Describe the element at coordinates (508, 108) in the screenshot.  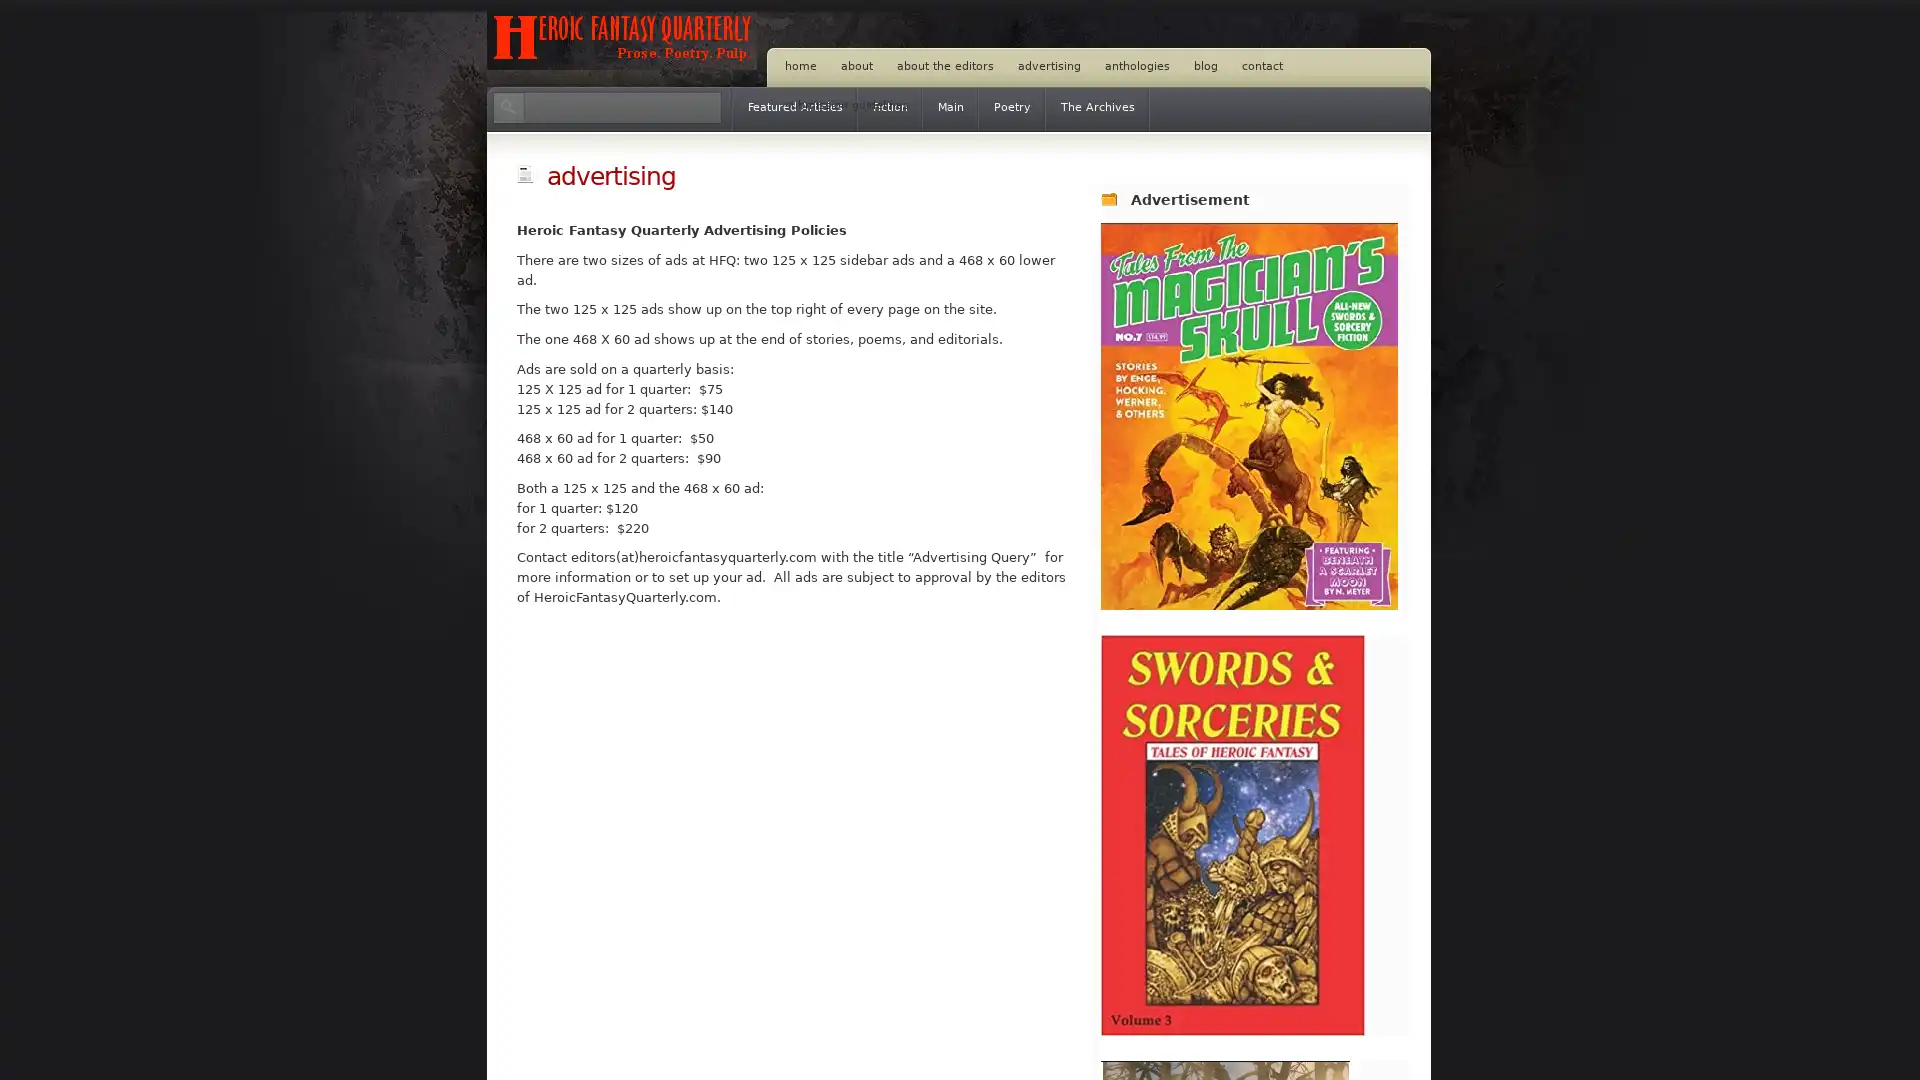
I see `Search` at that location.